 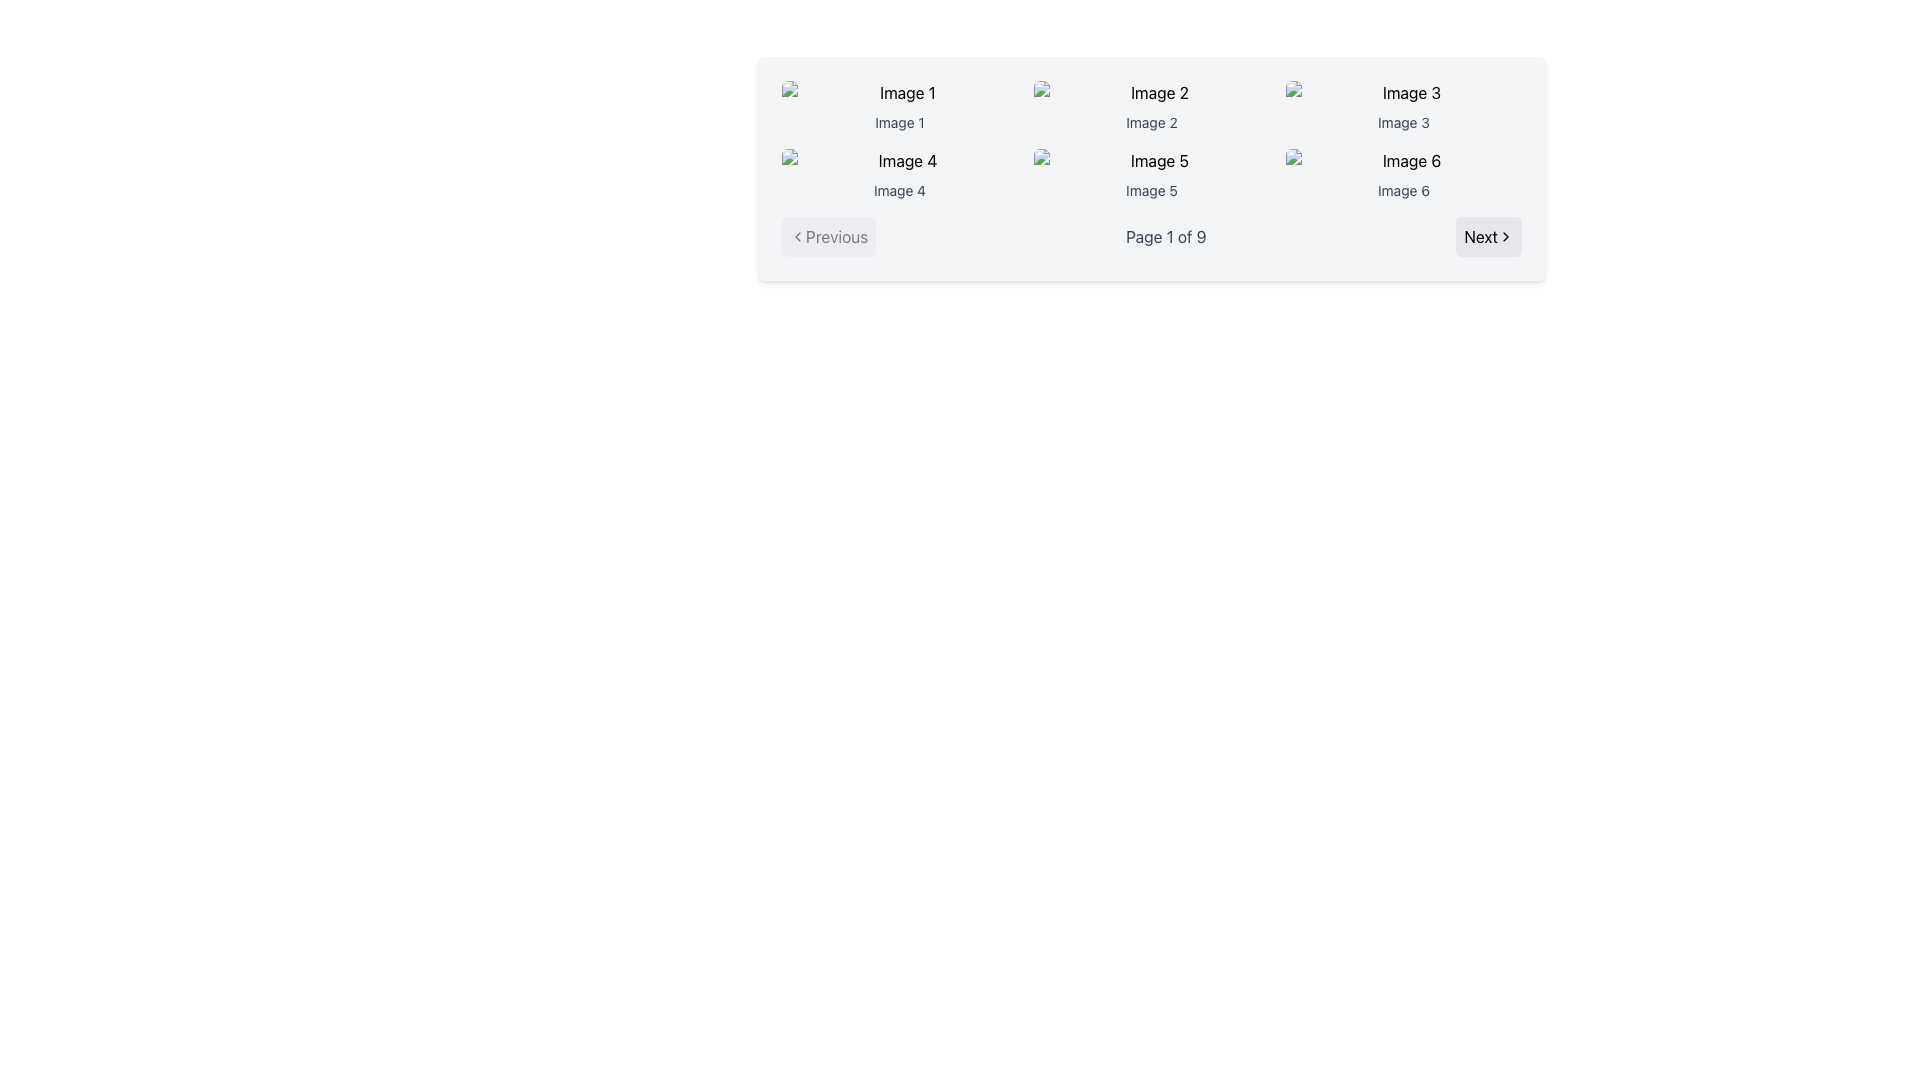 I want to click on the chevron-left icon that indicates the 'Previous' navigation action located inside the 'Previous' button on the lower-left corner of the navigation bar, so click(x=796, y=235).